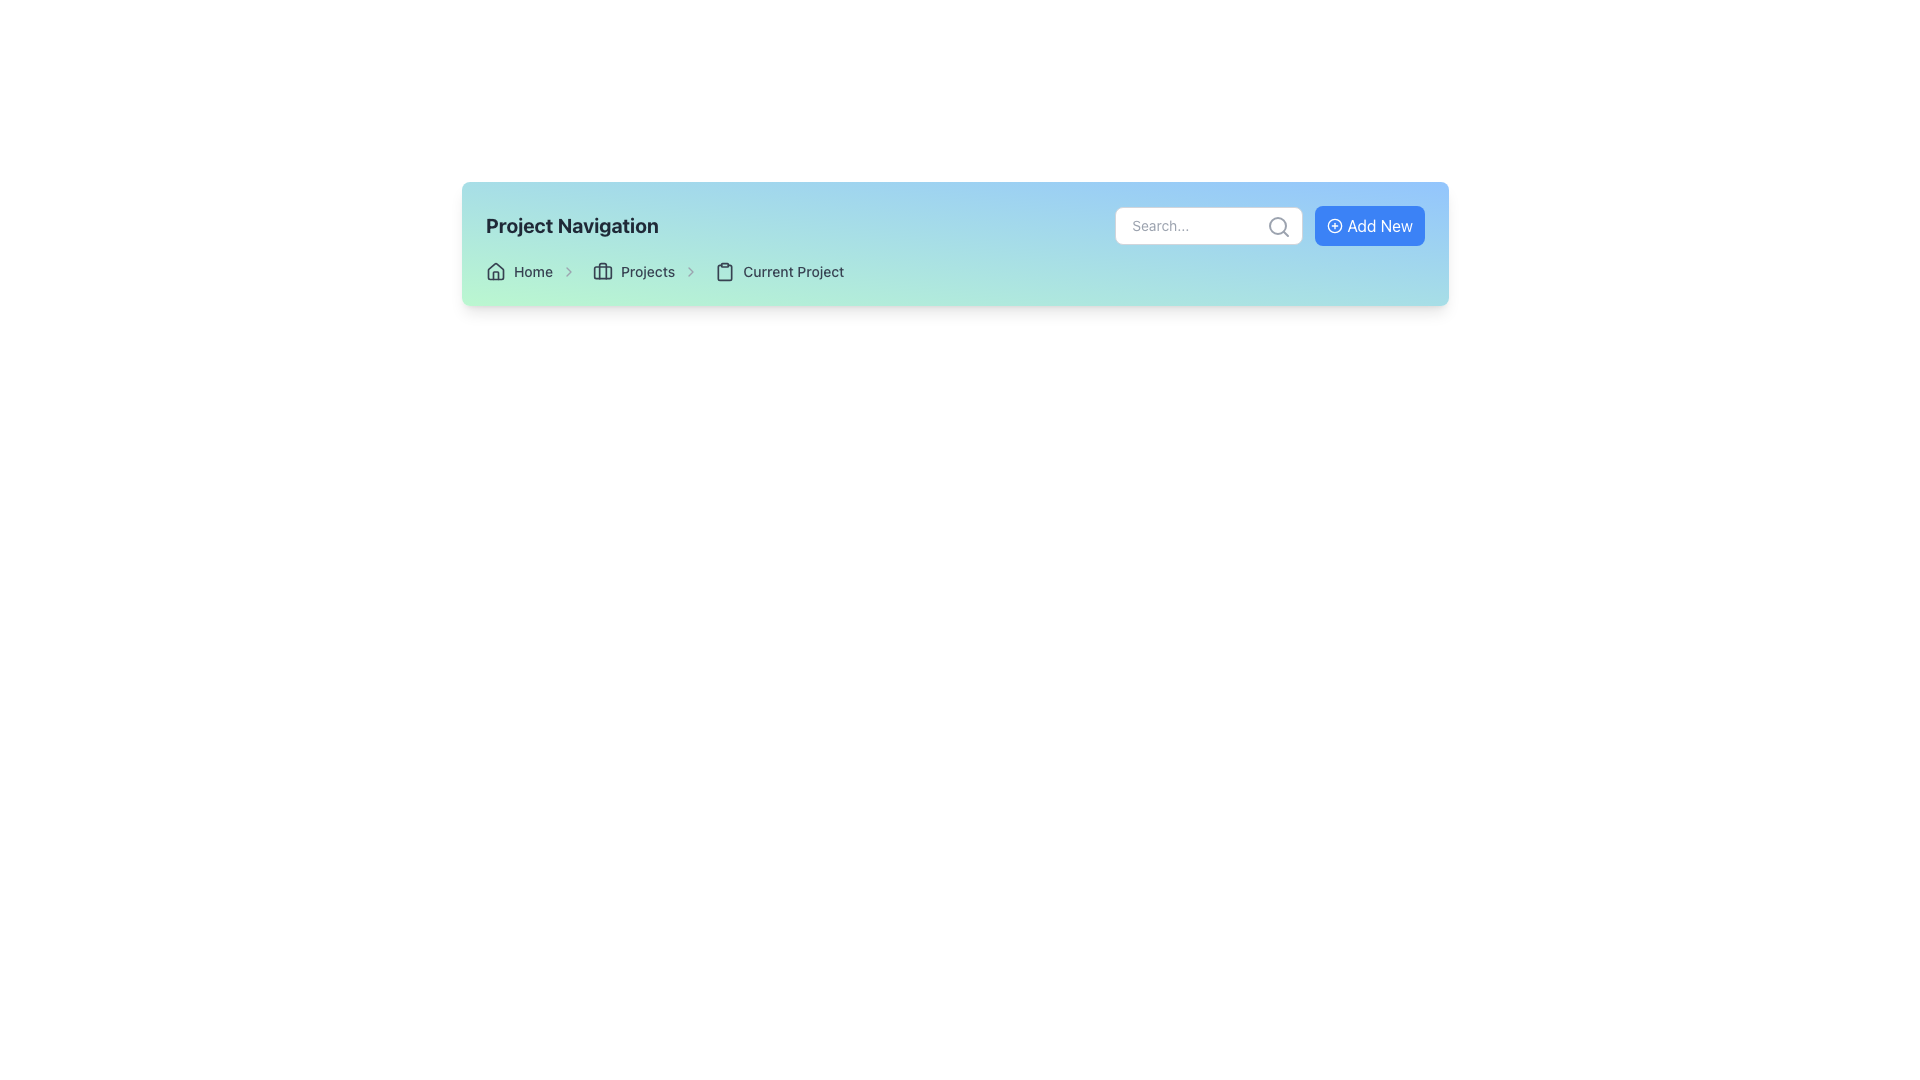 The image size is (1920, 1080). What do you see at coordinates (602, 272) in the screenshot?
I see `the 'Projects' icon in the breadcrumb navigation bar, which visually represents the 'Projects' section` at bounding box center [602, 272].